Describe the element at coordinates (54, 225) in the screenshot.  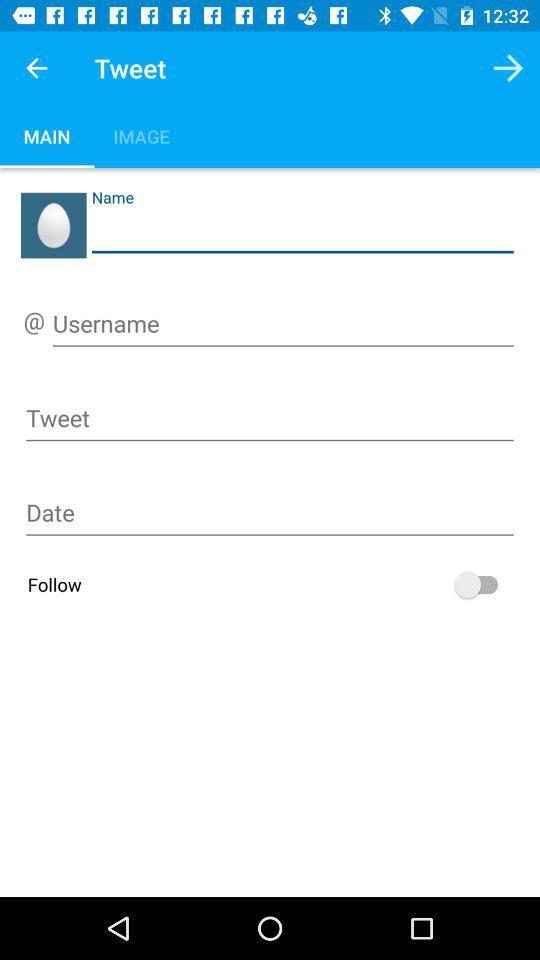
I see `name field select the left side image` at that location.